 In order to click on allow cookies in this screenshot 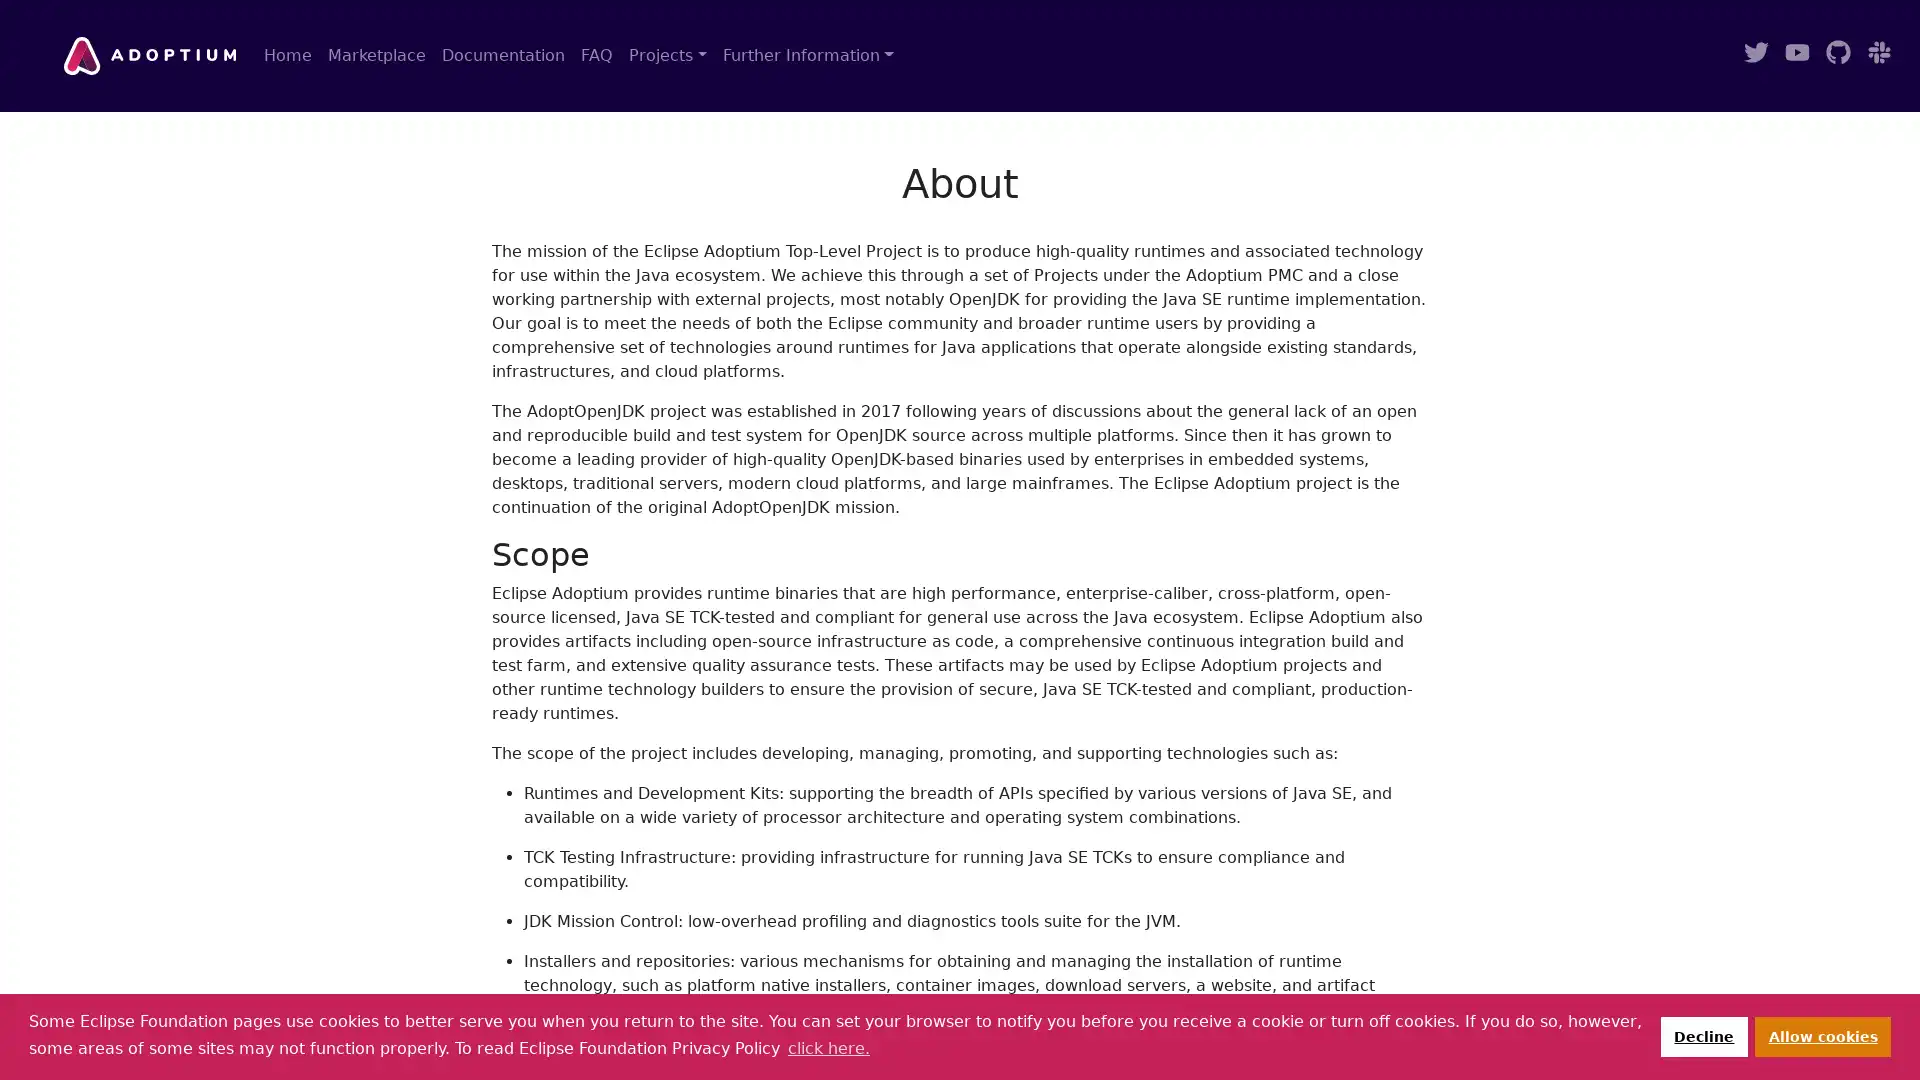, I will do `click(1823, 1035)`.